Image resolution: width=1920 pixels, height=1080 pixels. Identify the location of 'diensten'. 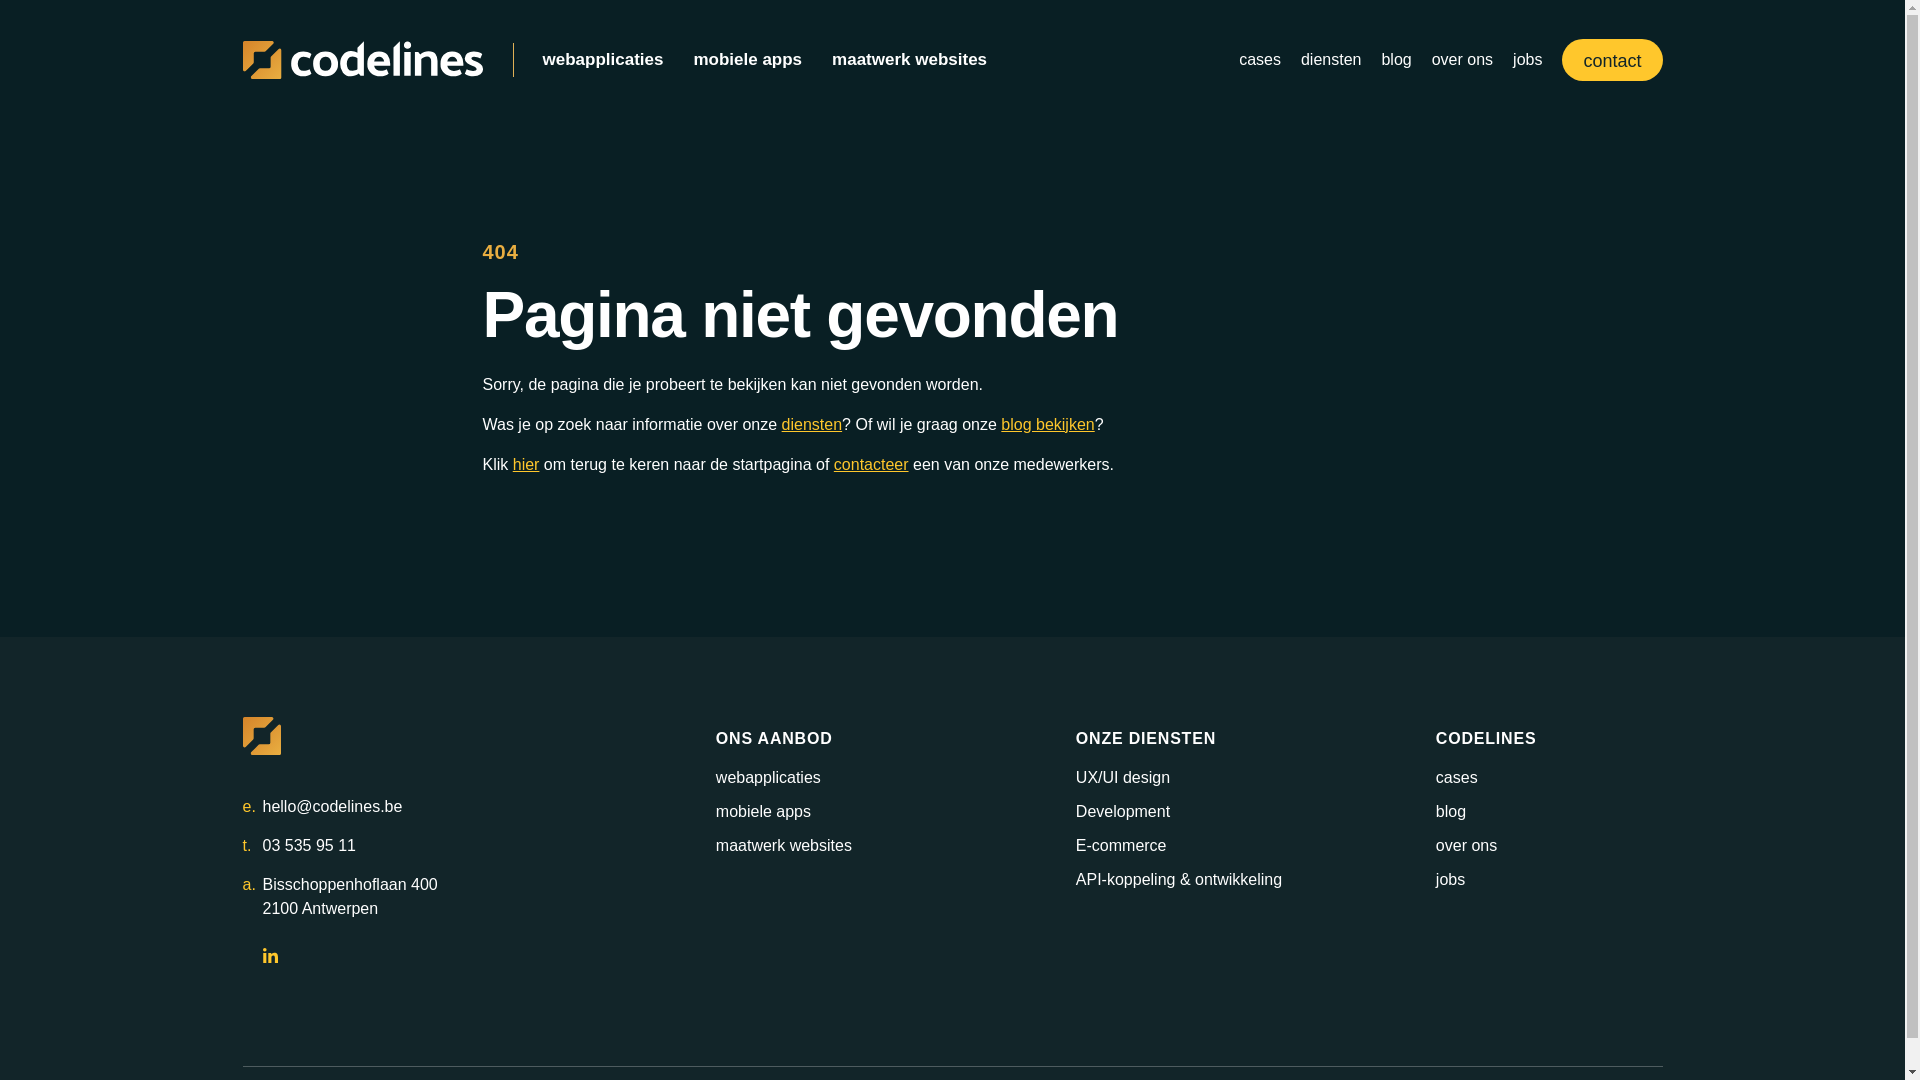
(781, 423).